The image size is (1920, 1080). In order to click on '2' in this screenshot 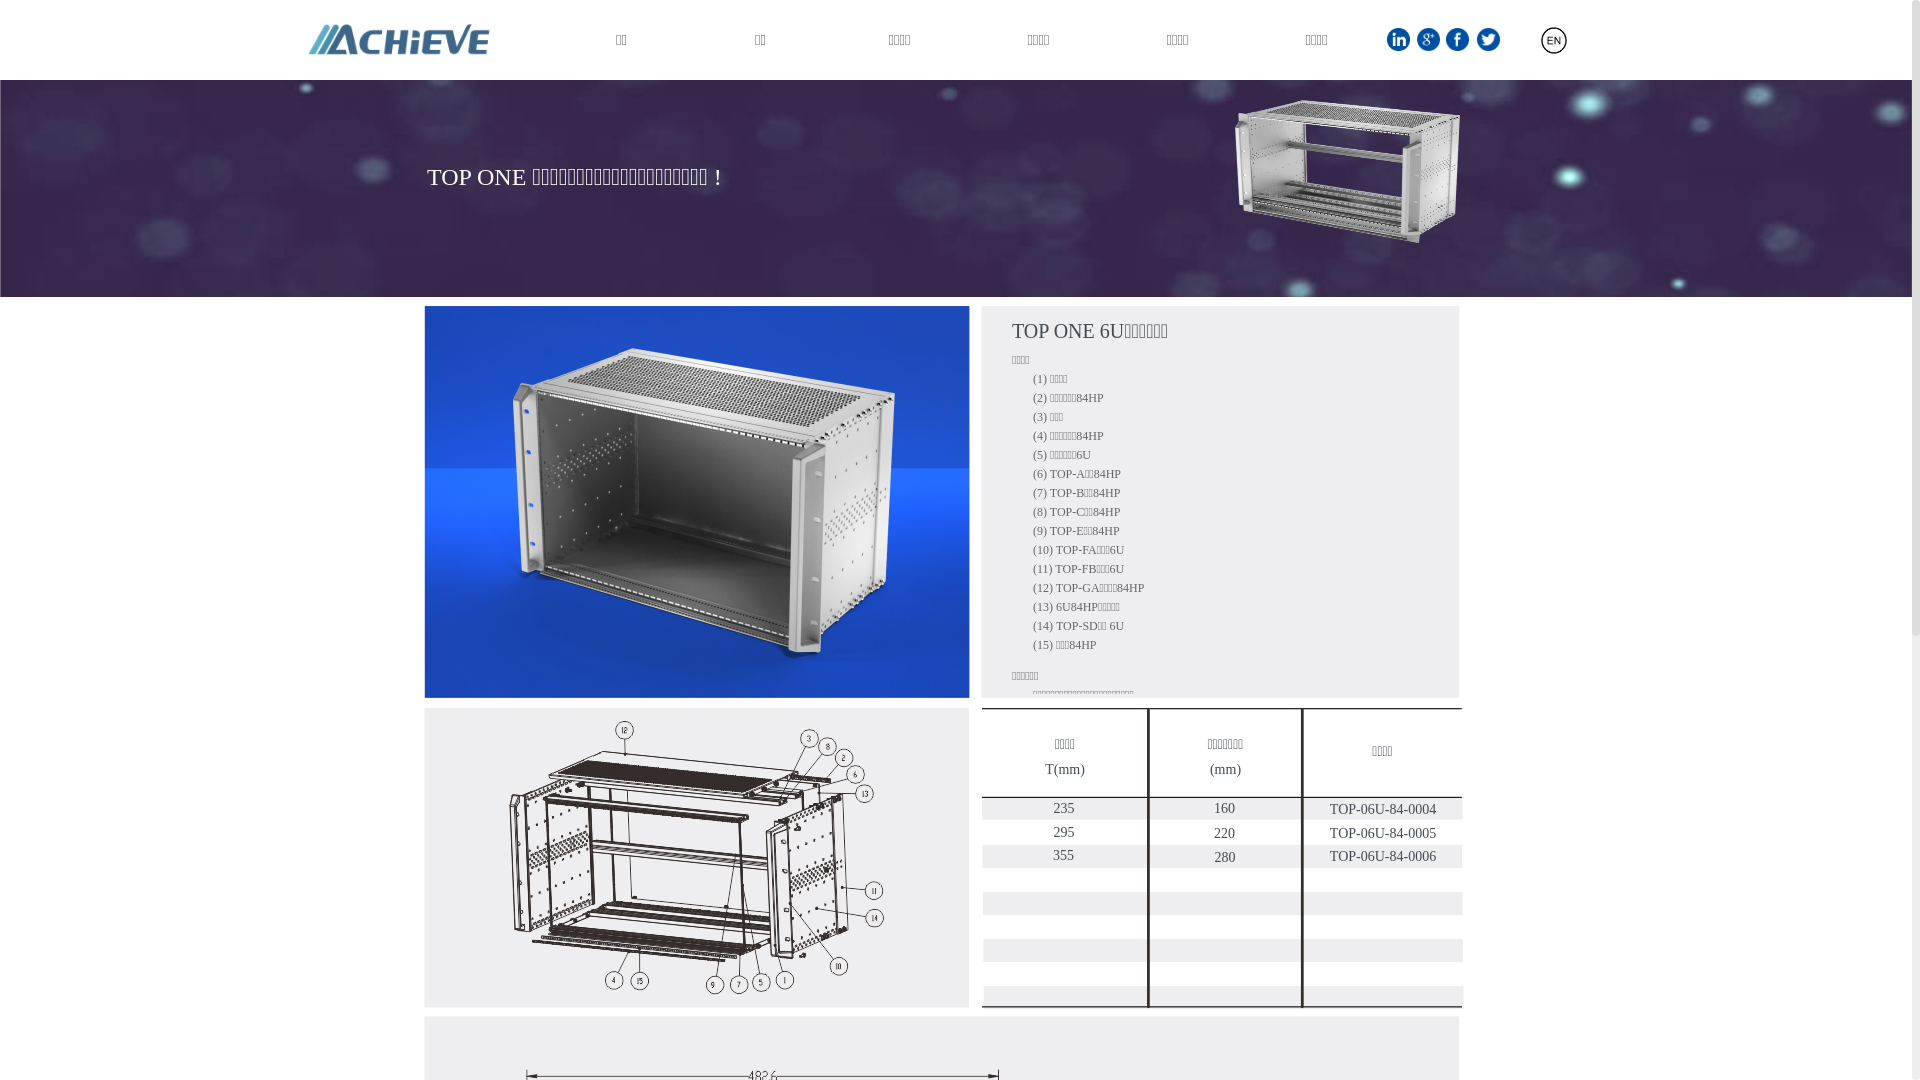, I will do `click(1219, 500)`.